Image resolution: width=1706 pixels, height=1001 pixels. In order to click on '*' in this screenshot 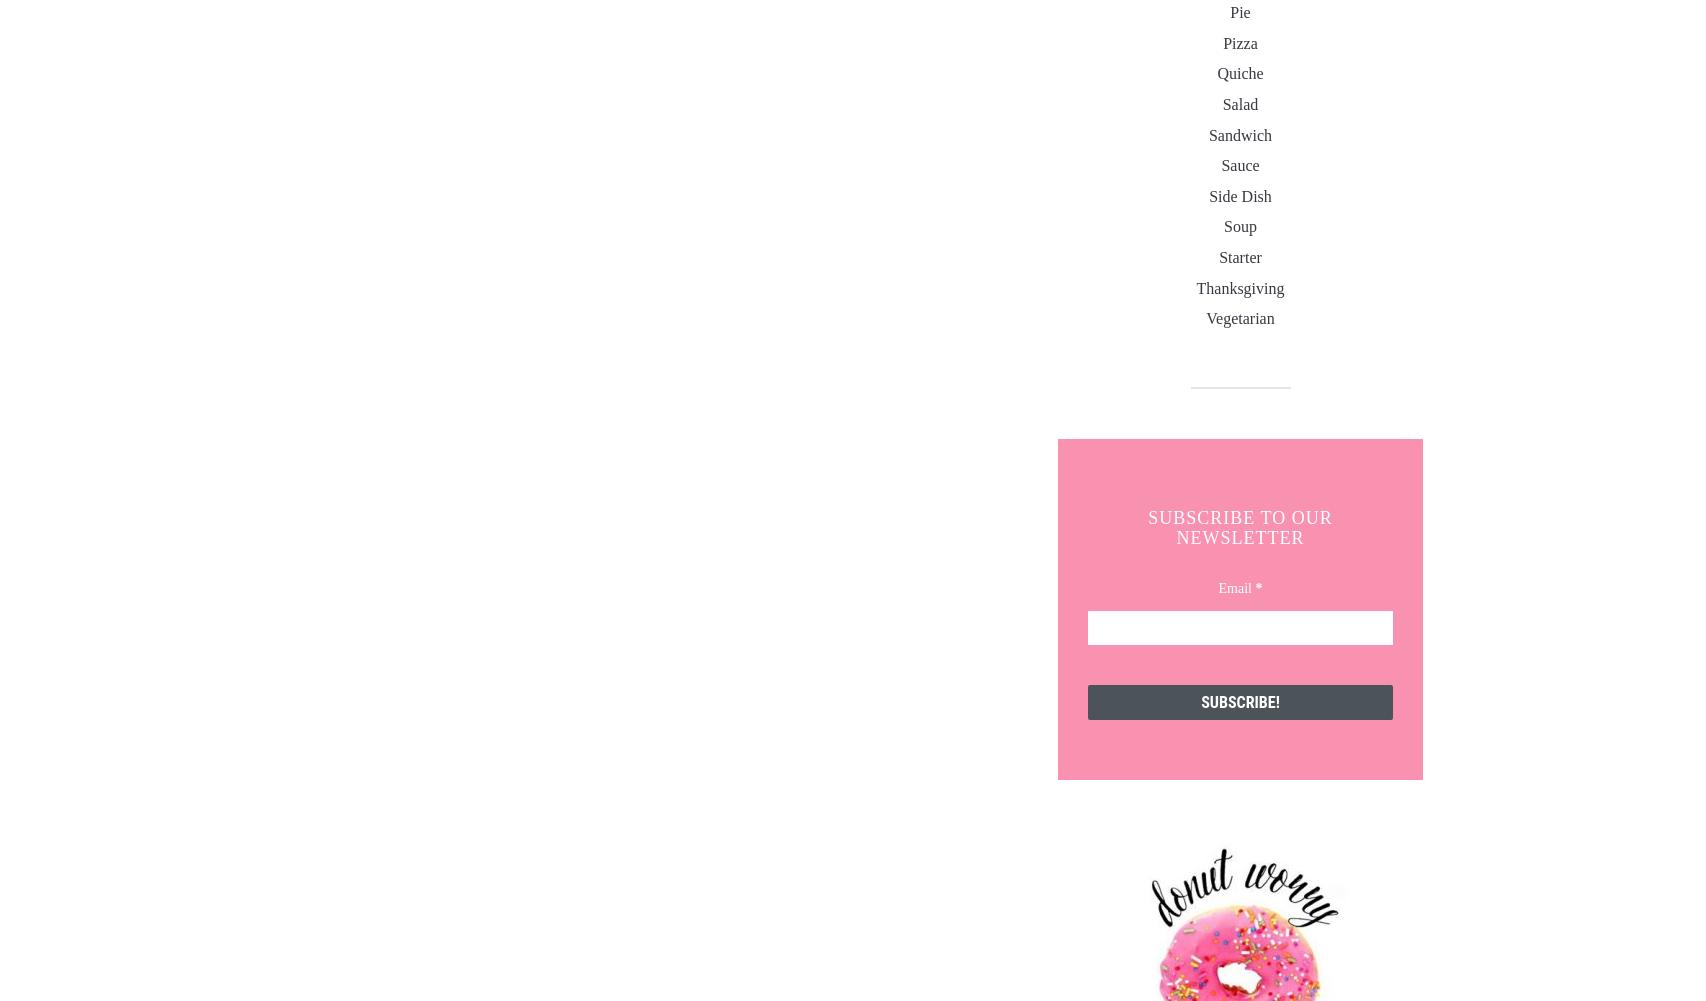, I will do `click(1258, 588)`.